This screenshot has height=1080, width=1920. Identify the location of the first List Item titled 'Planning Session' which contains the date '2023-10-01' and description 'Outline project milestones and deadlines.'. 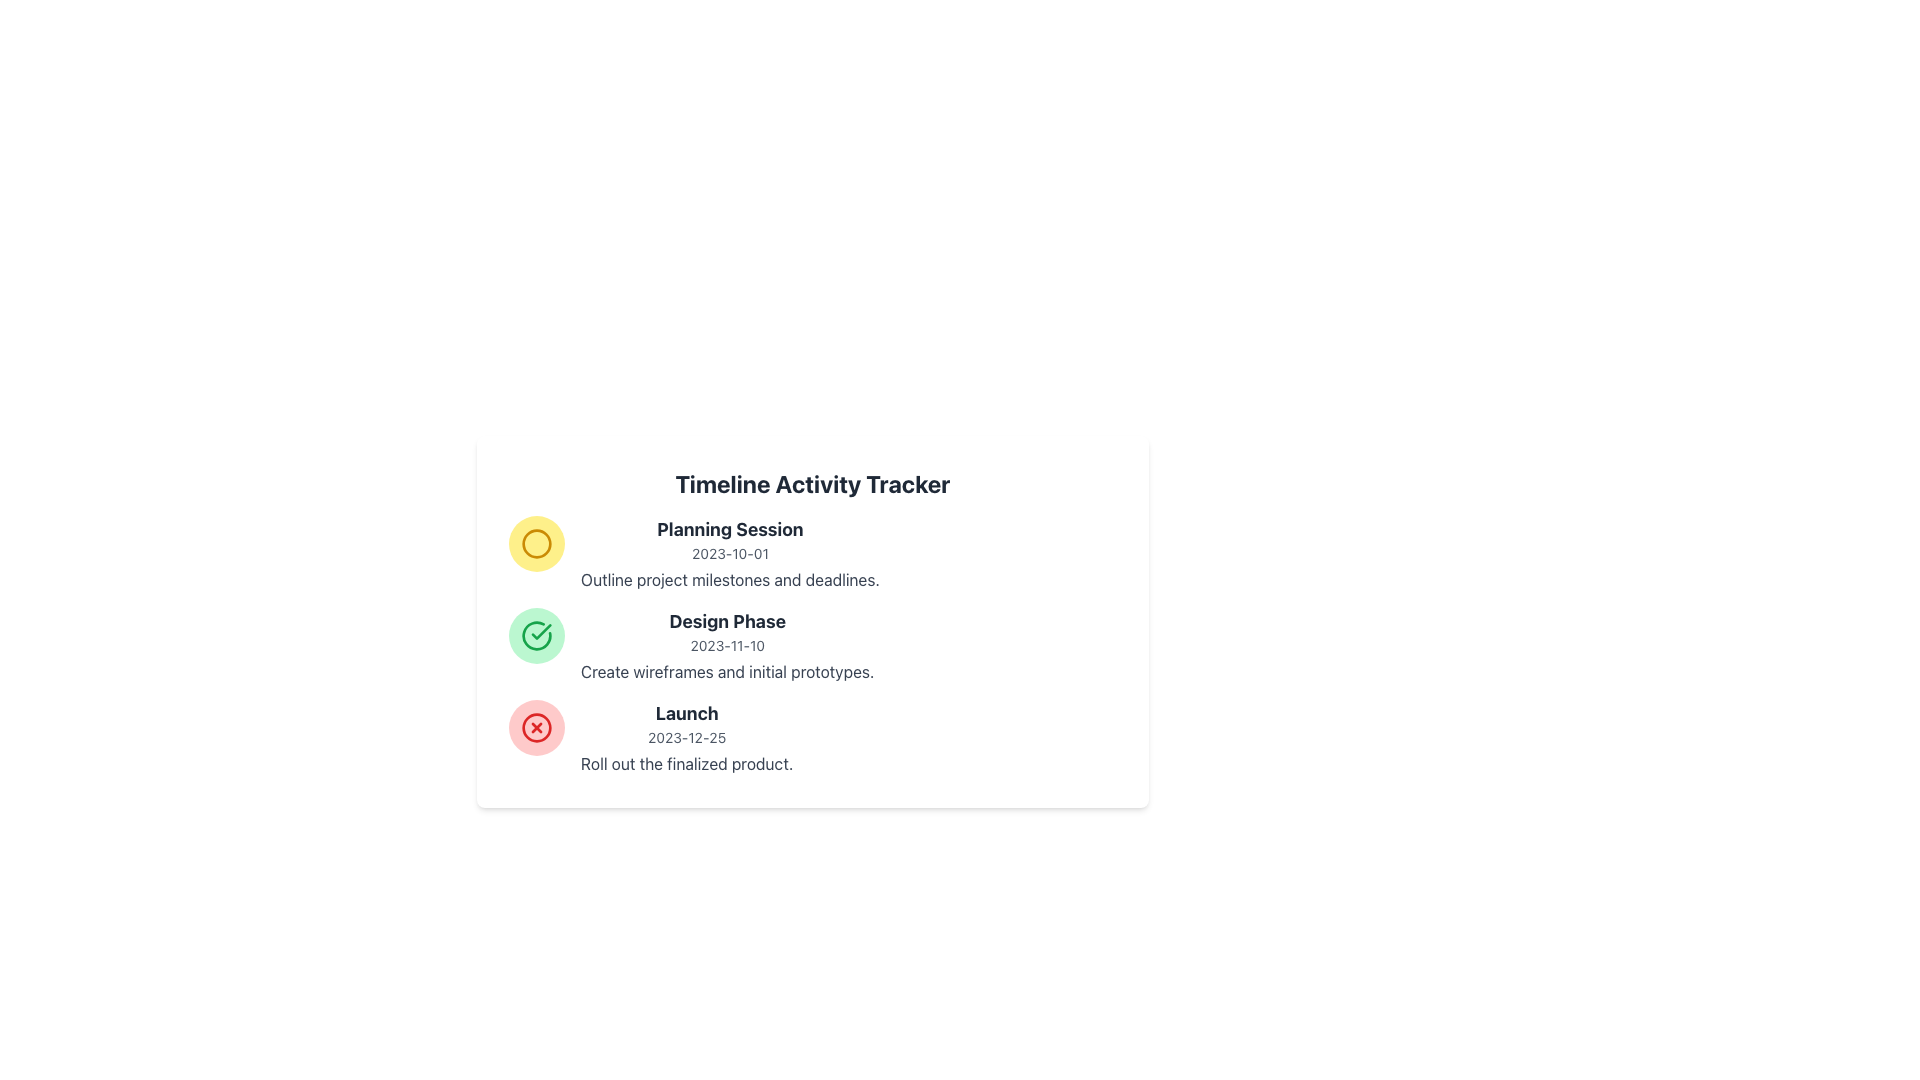
(812, 554).